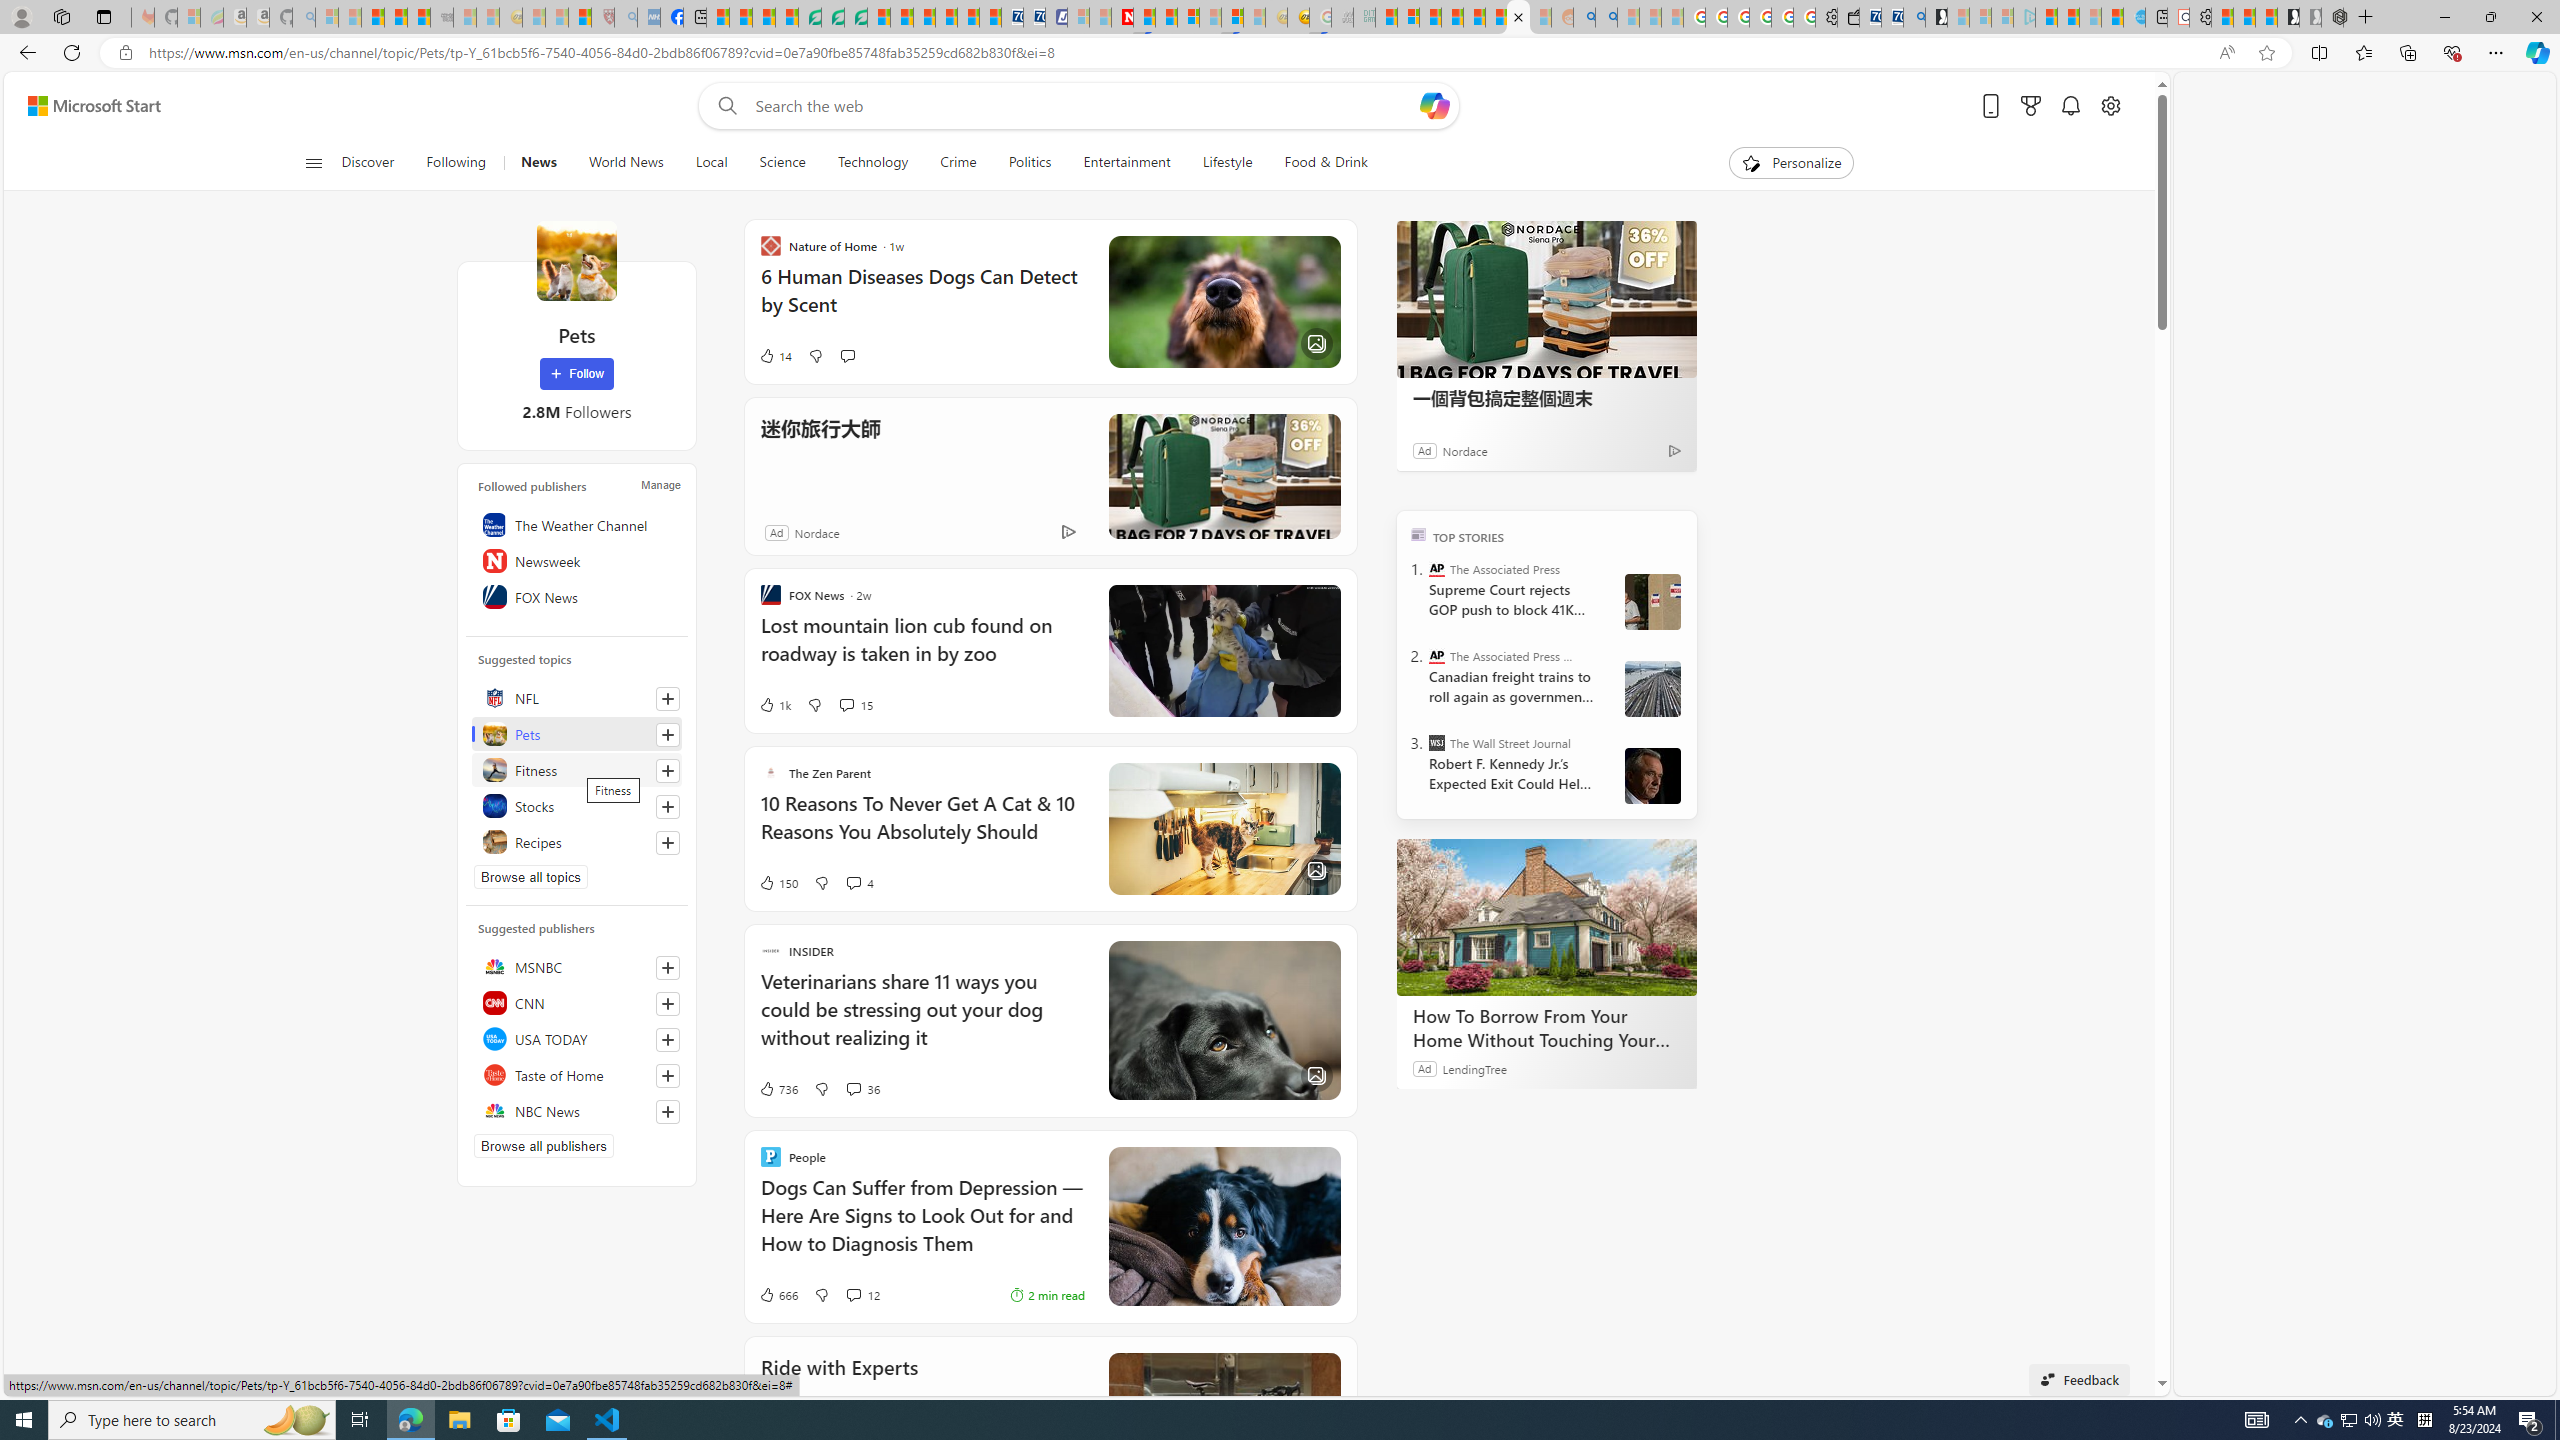 Image resolution: width=2560 pixels, height=1440 pixels. What do you see at coordinates (1435, 104) in the screenshot?
I see `'Open Copilot'` at bounding box center [1435, 104].